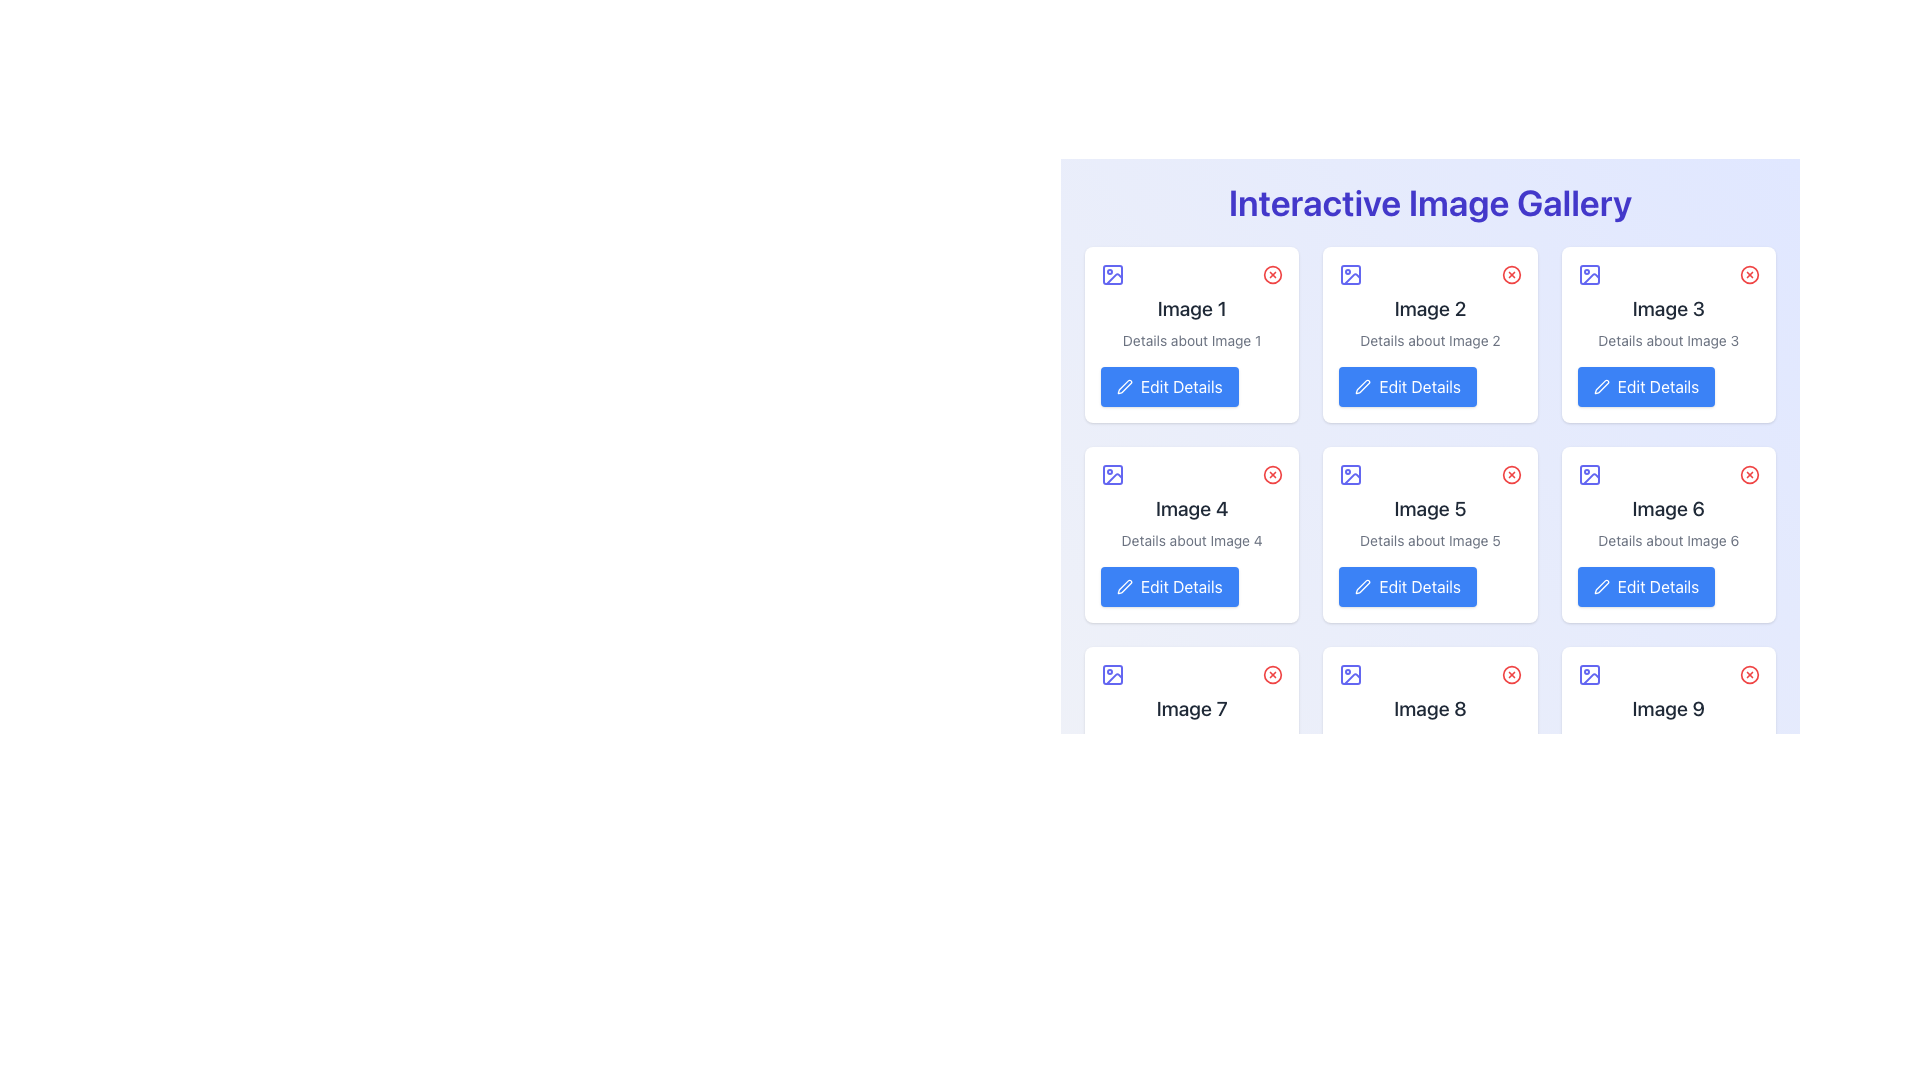 This screenshot has height=1080, width=1920. I want to click on the delete button located at the top-right corner of the second image card, so click(1511, 274).